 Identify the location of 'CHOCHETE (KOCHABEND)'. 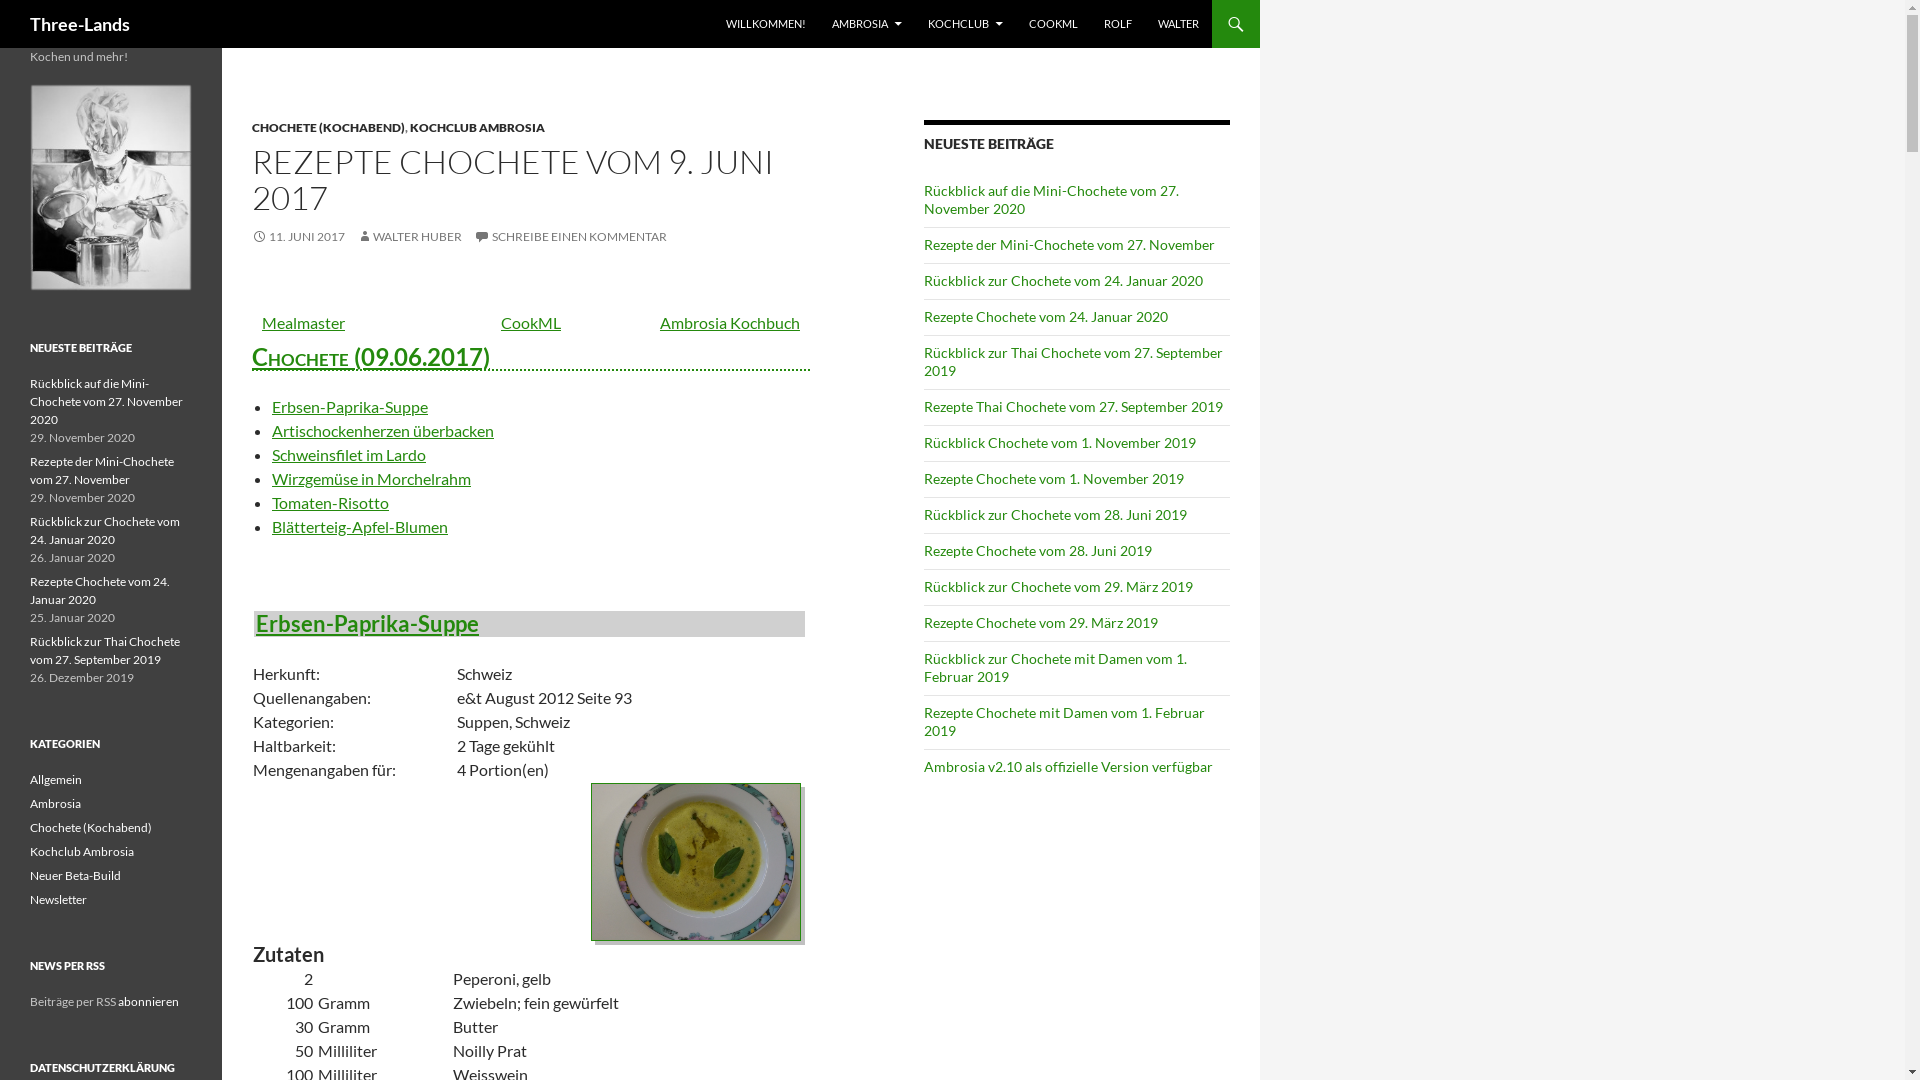
(251, 127).